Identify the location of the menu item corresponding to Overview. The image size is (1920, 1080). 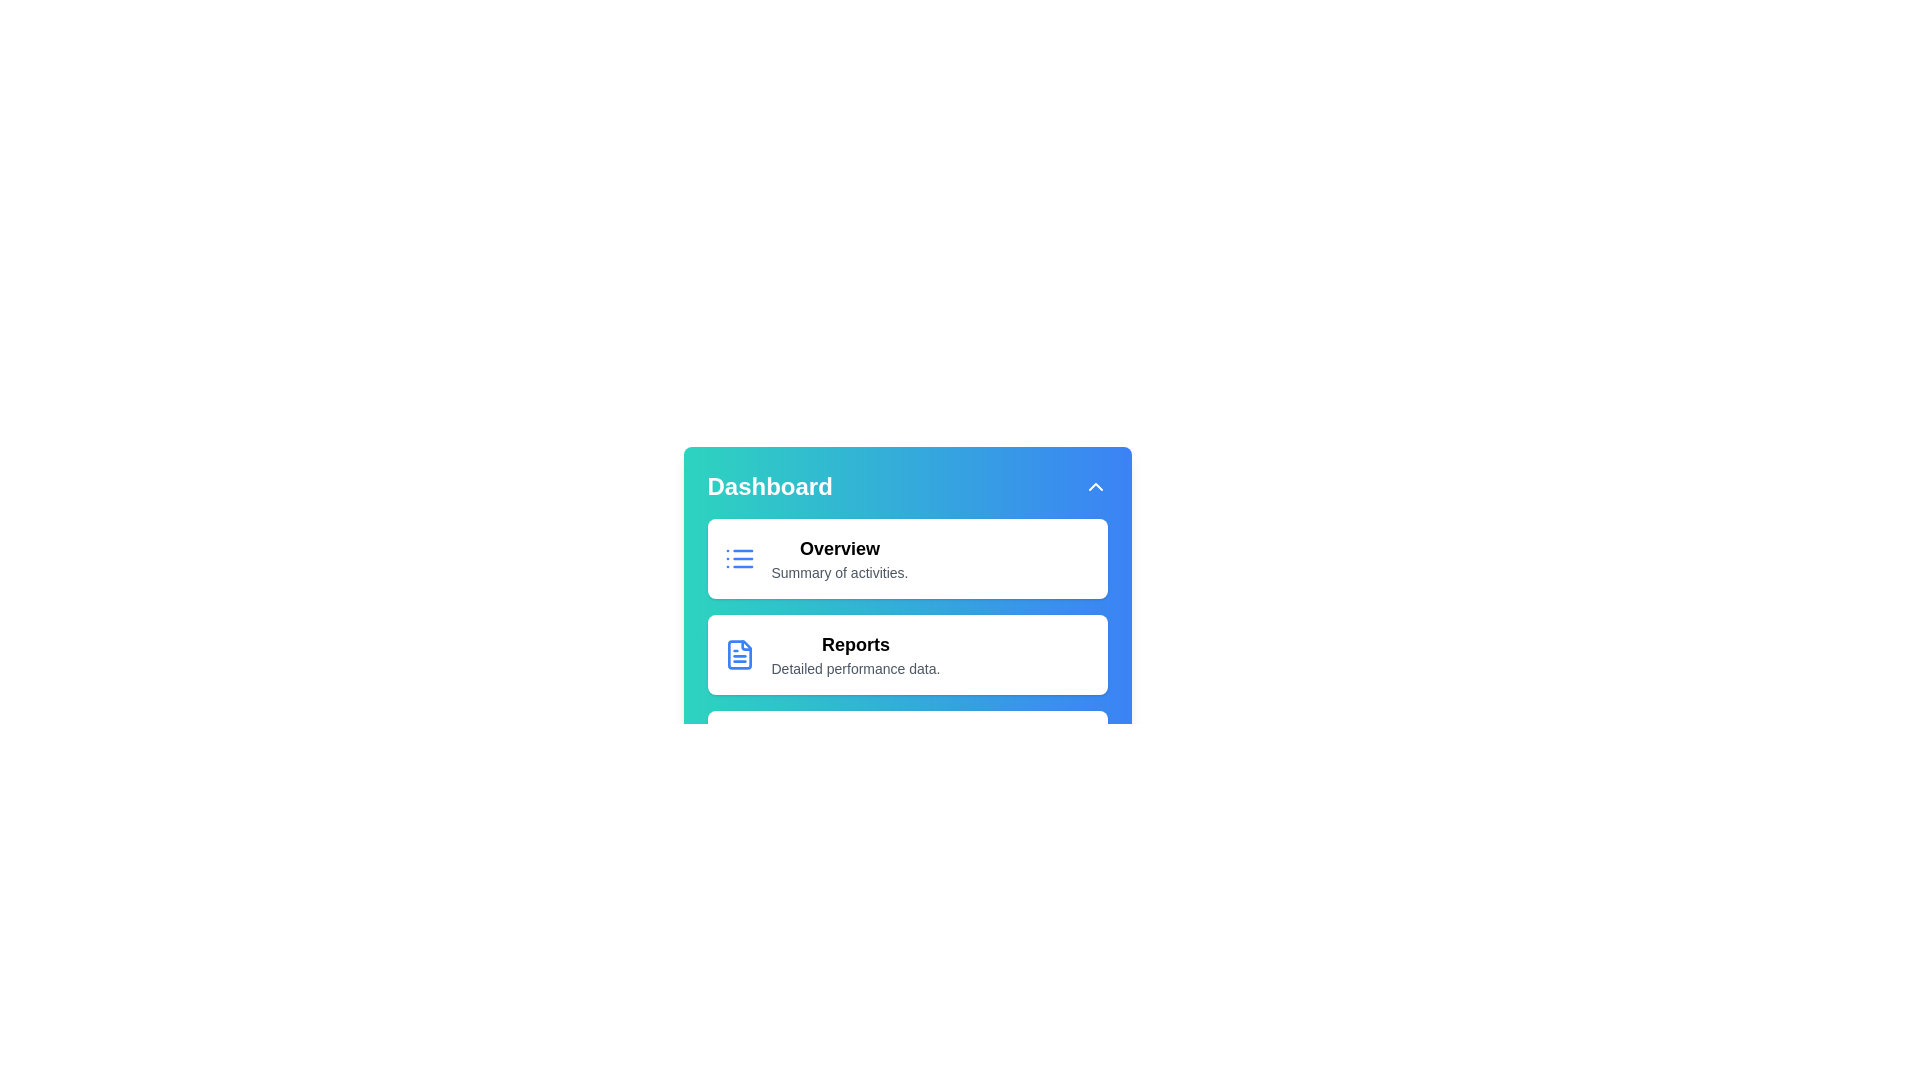
(906, 559).